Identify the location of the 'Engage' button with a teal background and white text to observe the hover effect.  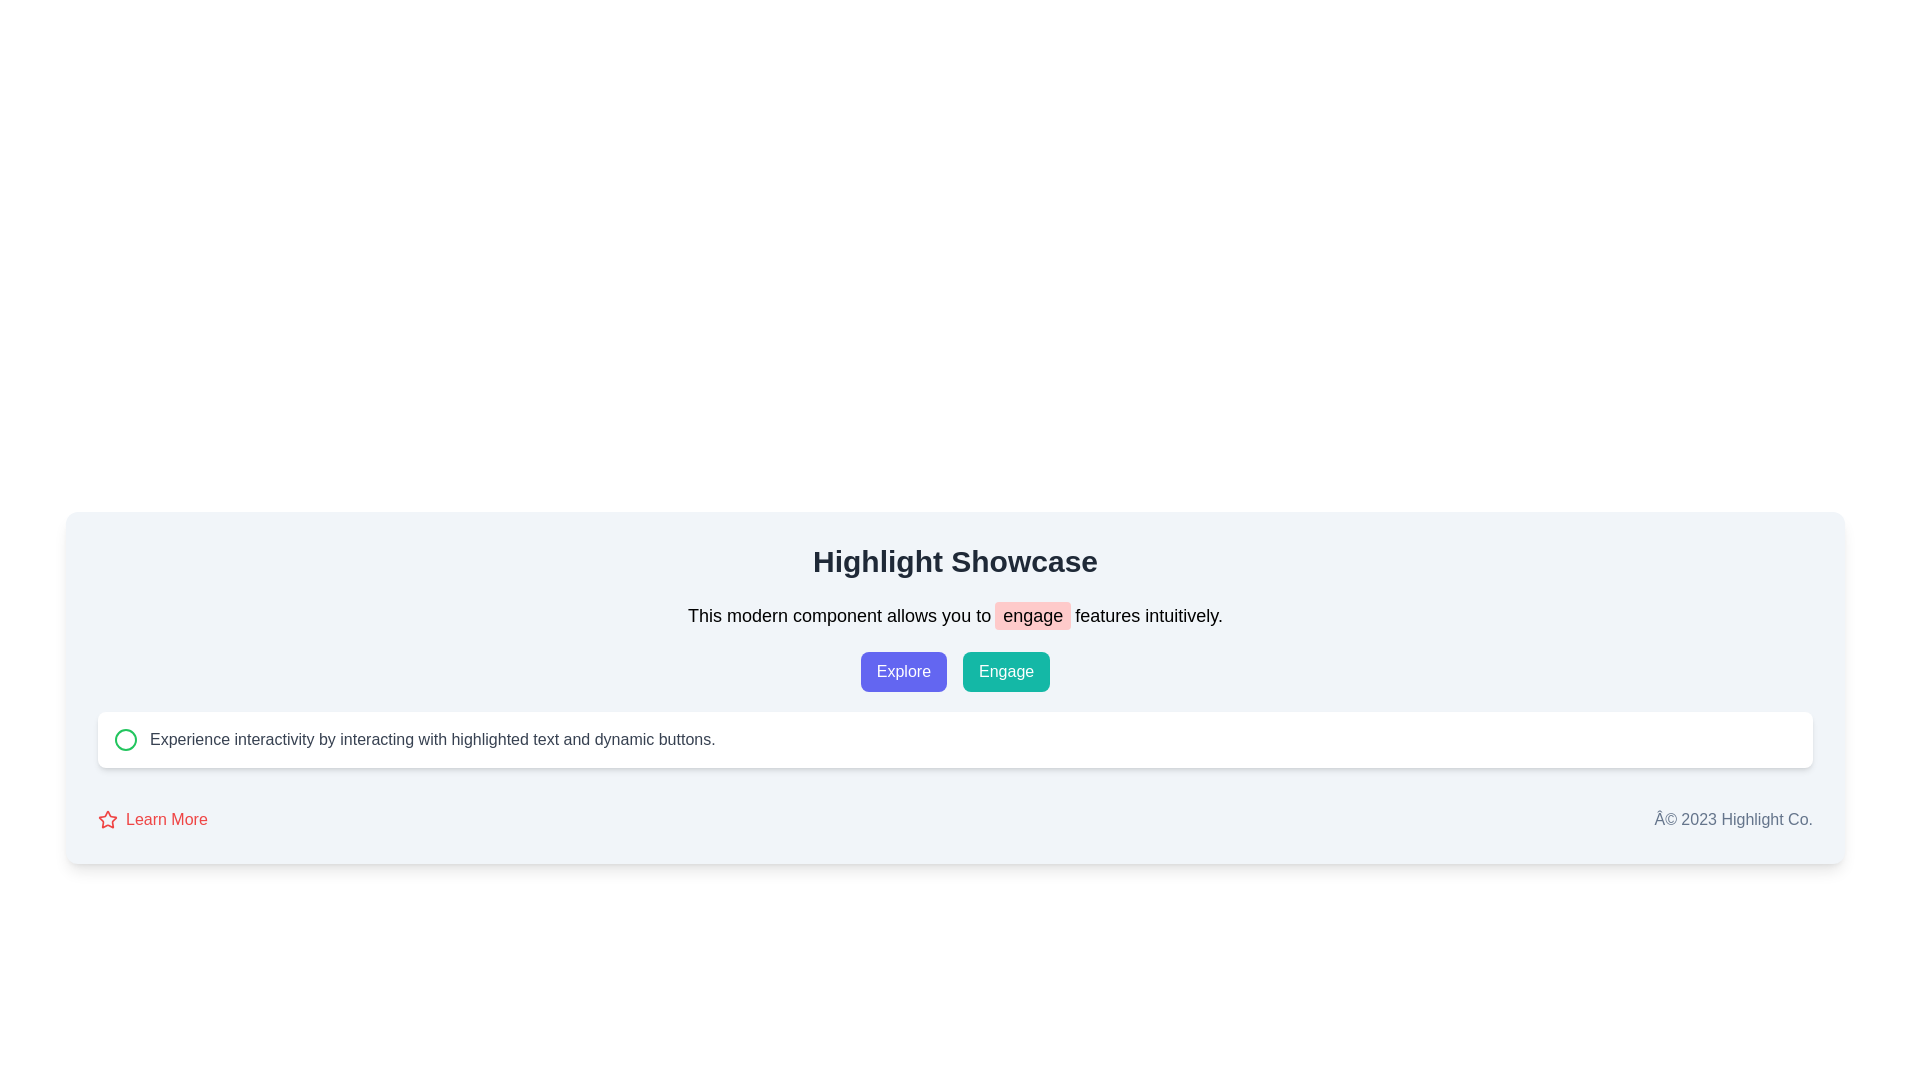
(1006, 671).